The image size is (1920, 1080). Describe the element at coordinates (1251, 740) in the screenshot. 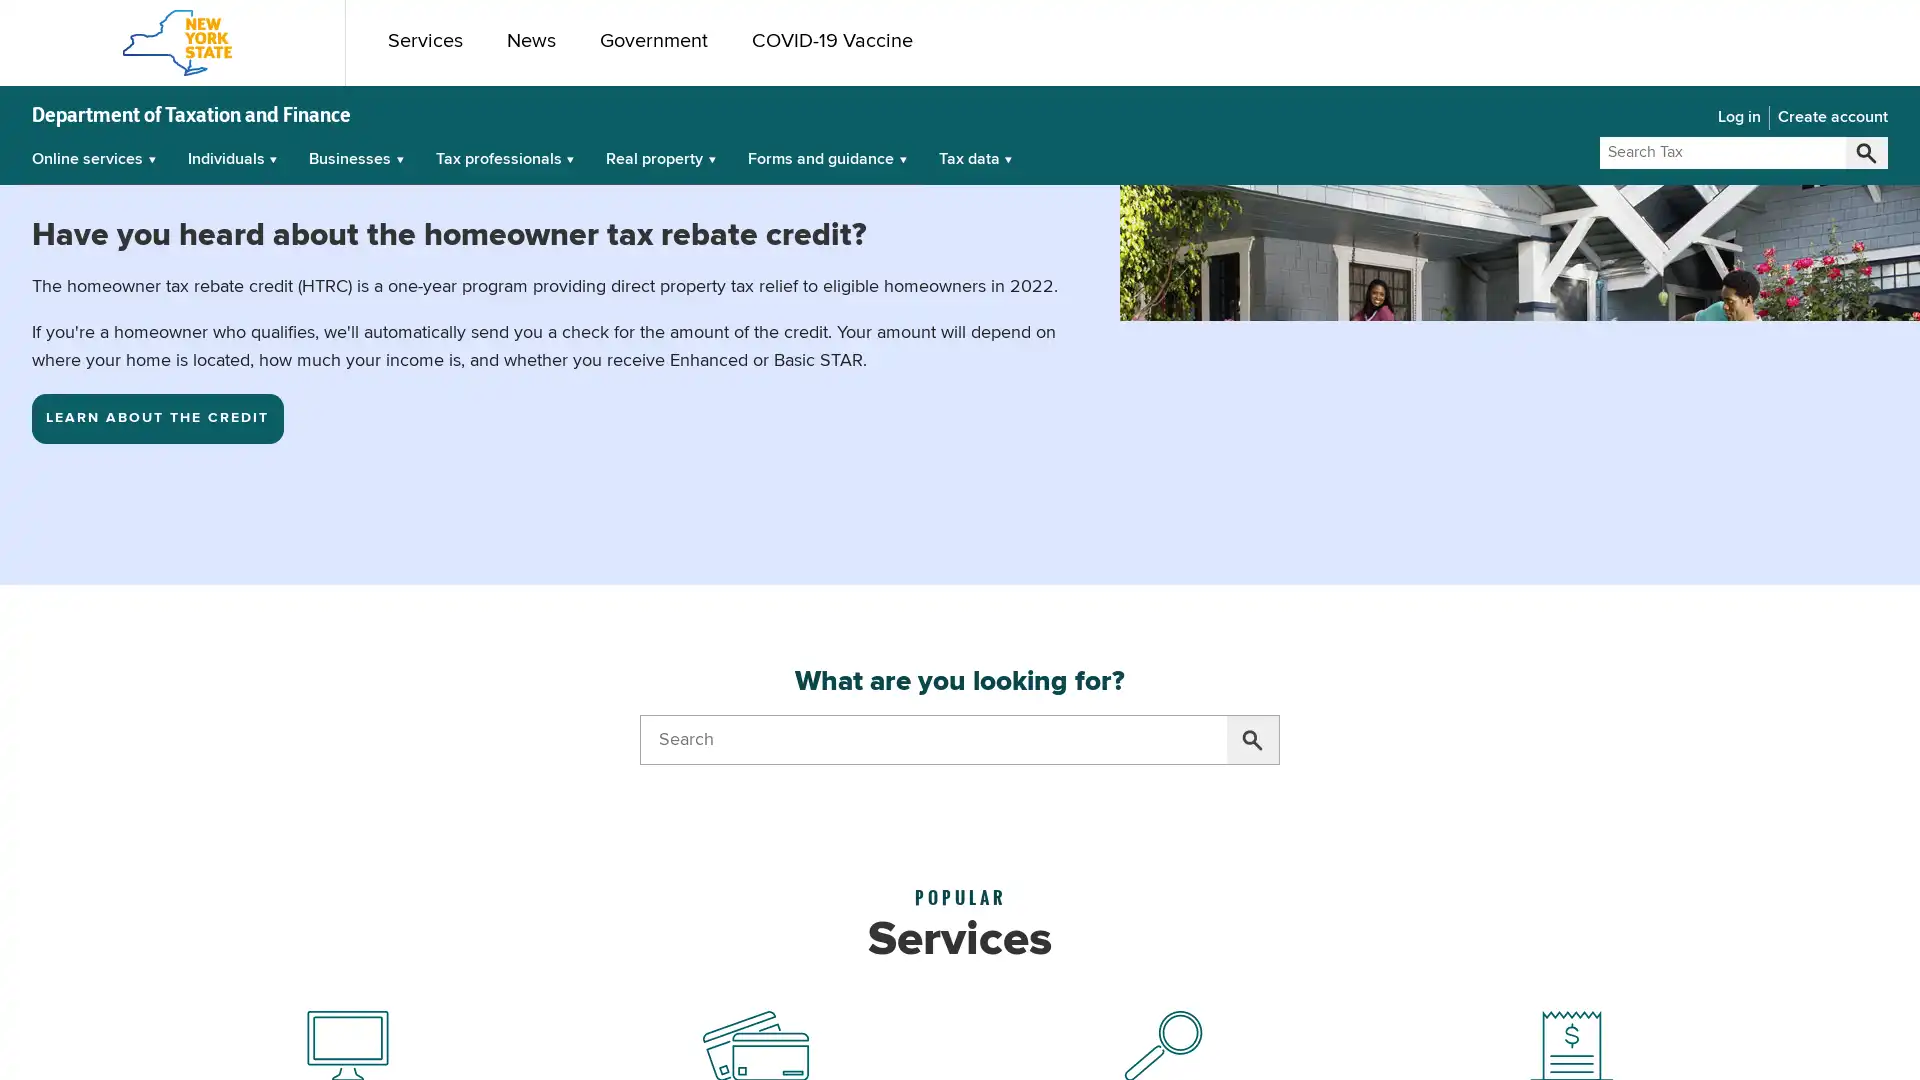

I see `Search` at that location.